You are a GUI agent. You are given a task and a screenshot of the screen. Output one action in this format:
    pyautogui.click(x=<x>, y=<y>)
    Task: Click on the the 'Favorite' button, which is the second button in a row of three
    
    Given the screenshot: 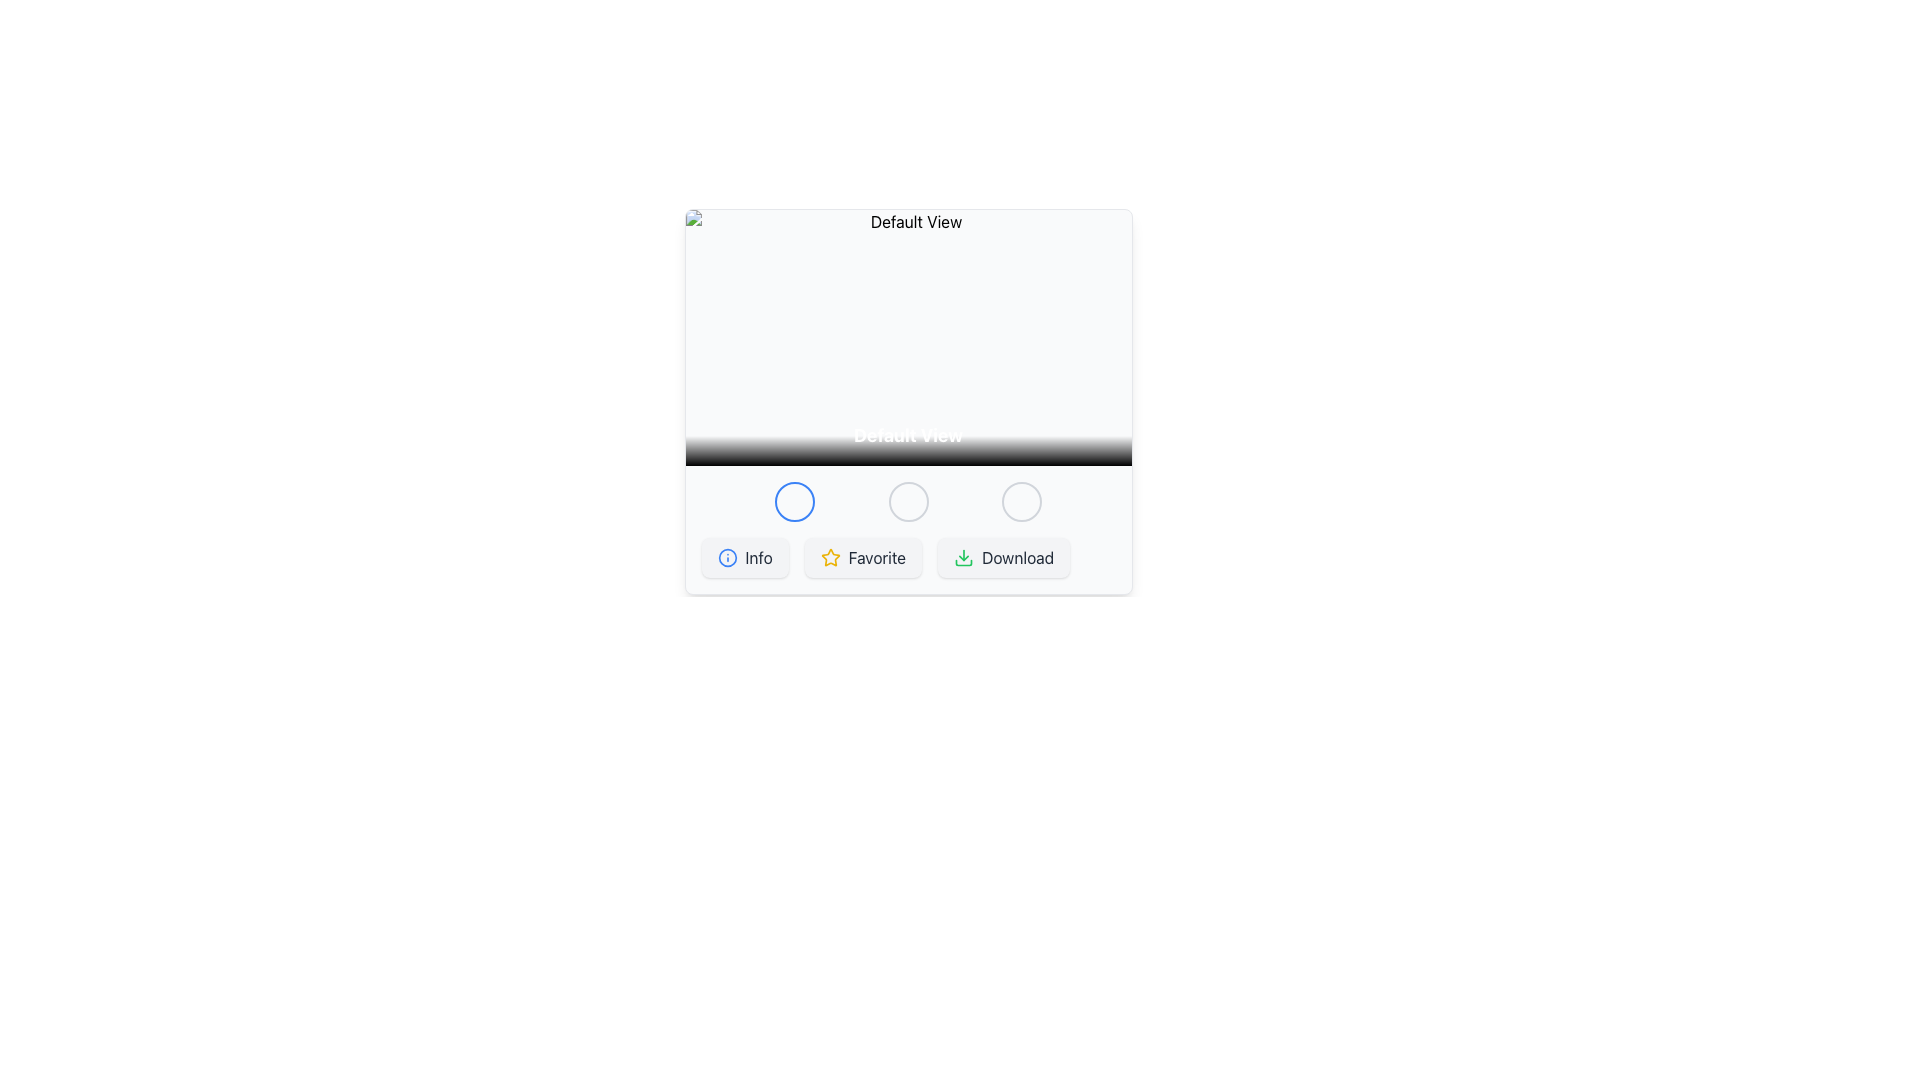 What is the action you would take?
    pyautogui.click(x=863, y=558)
    